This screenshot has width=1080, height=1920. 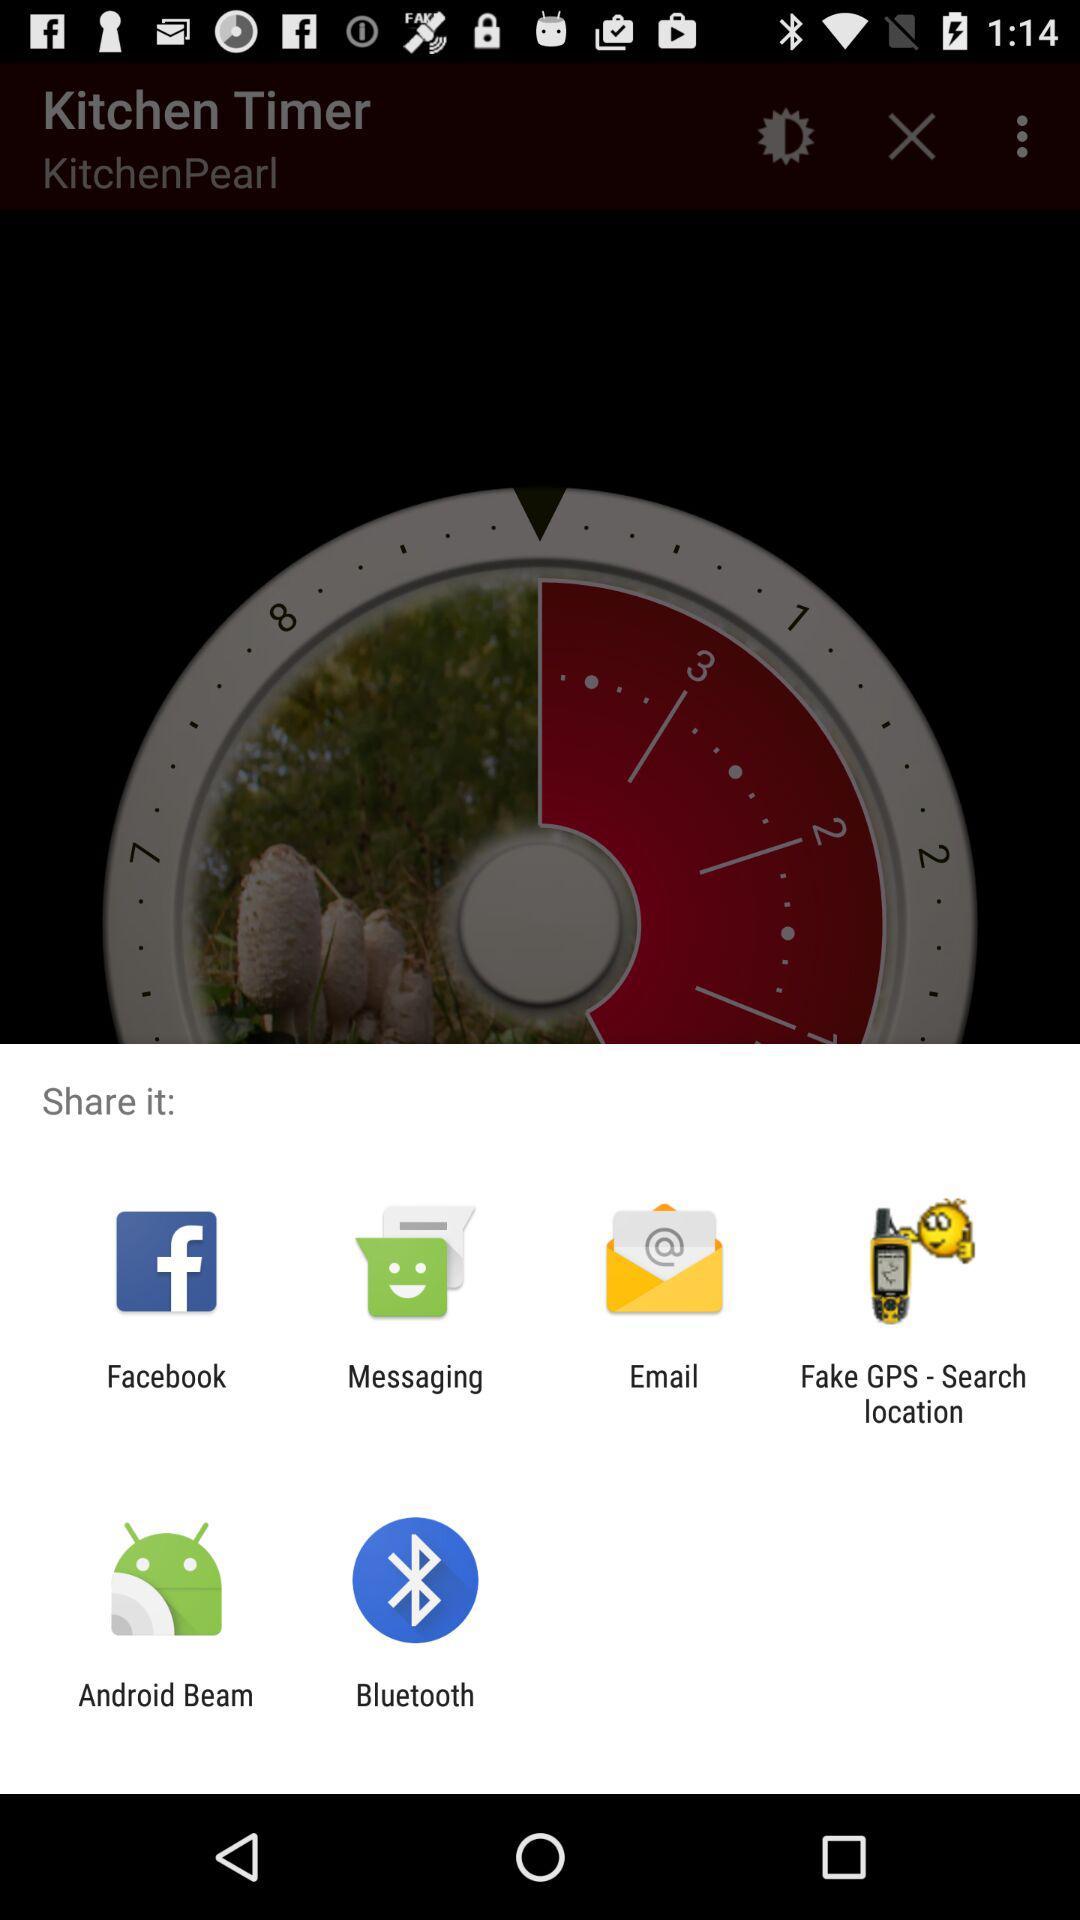 I want to click on the android beam, so click(x=165, y=1711).